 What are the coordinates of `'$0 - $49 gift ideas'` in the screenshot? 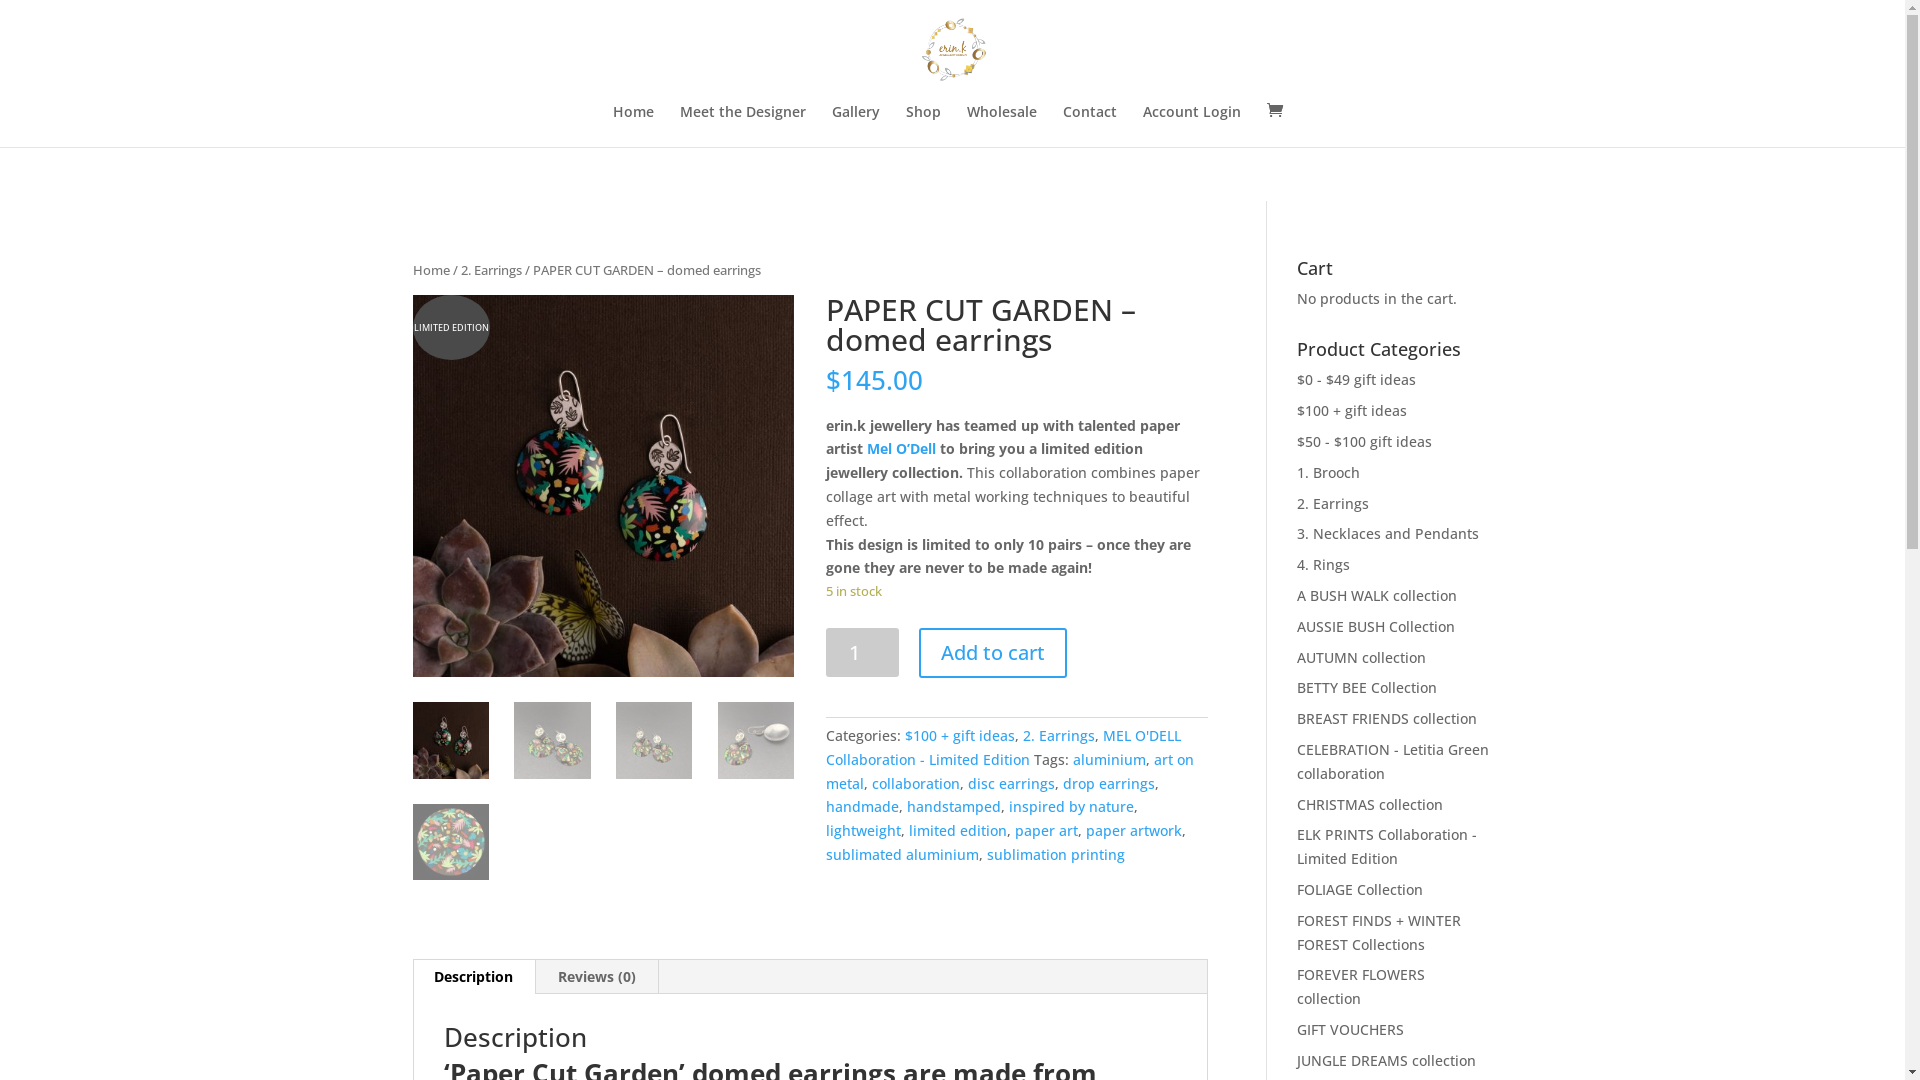 It's located at (1356, 379).